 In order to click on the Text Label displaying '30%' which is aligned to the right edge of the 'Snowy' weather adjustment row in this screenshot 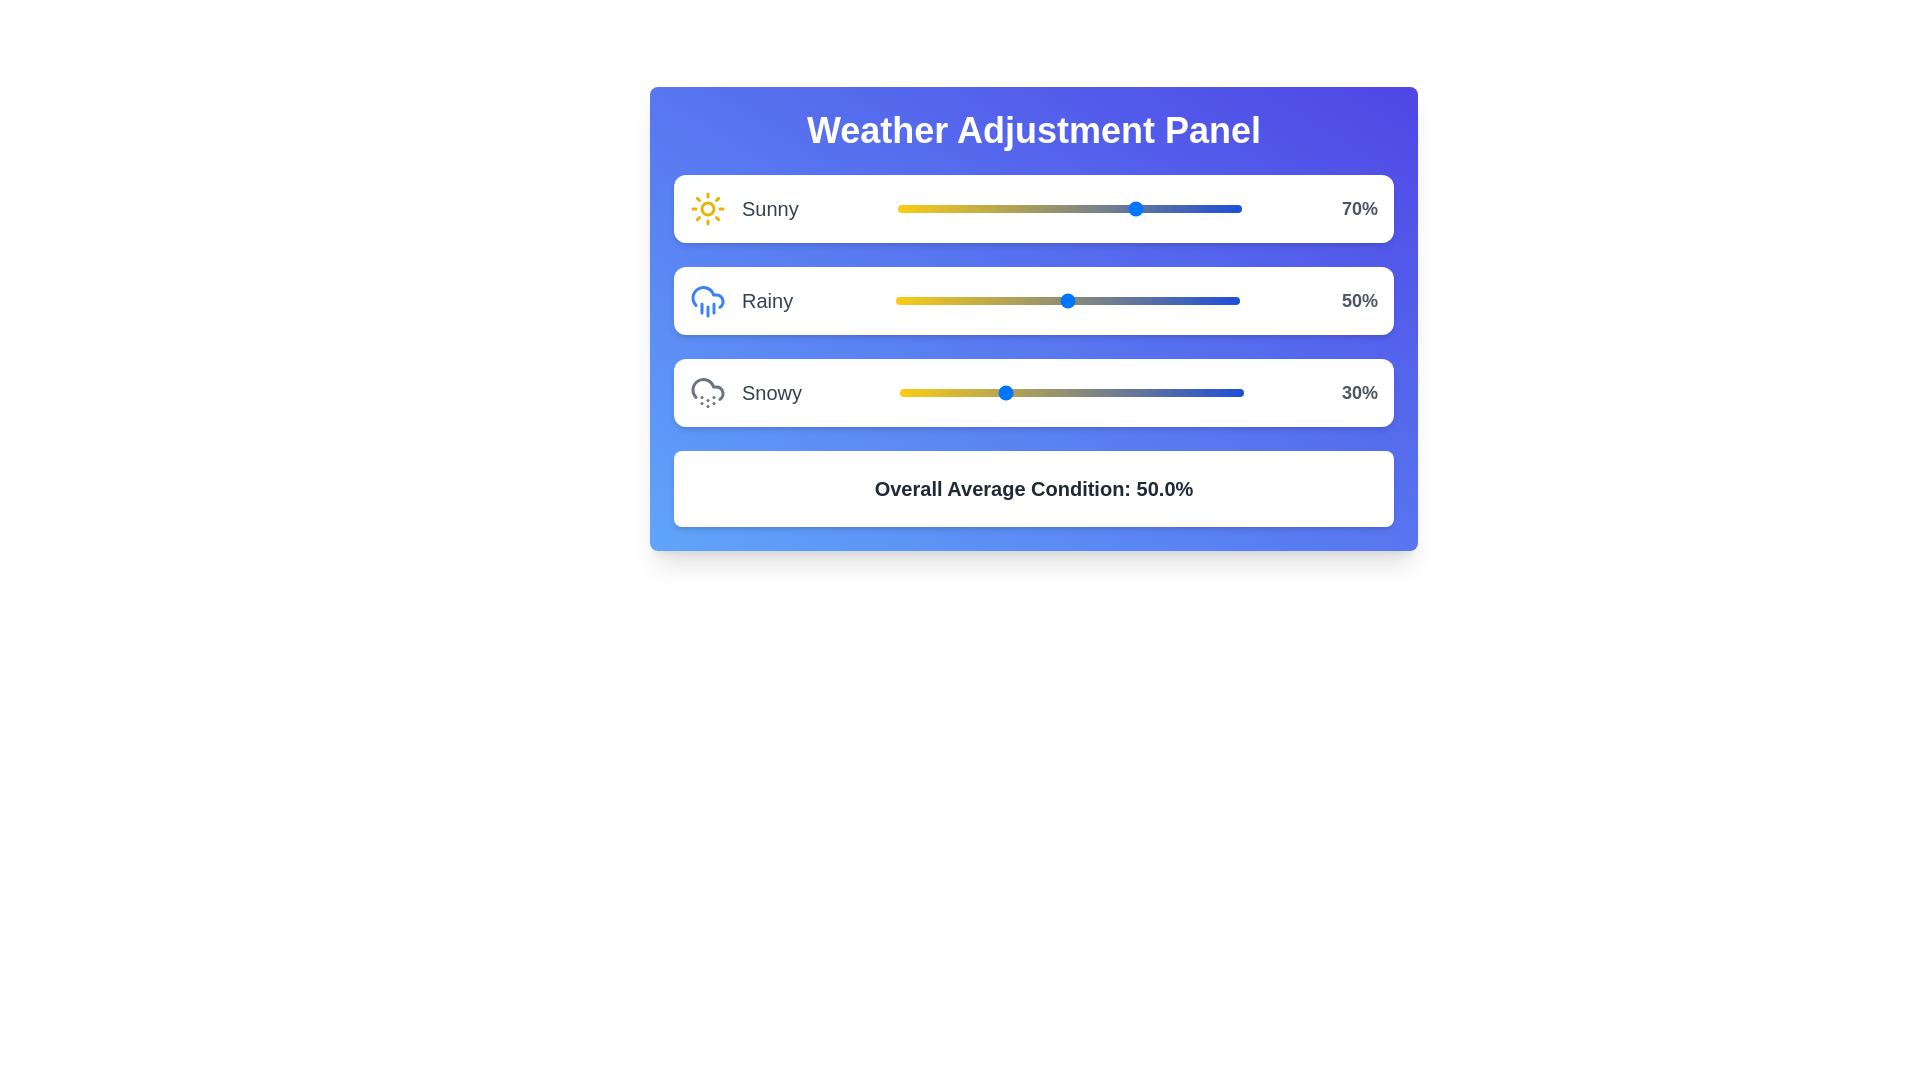, I will do `click(1359, 393)`.